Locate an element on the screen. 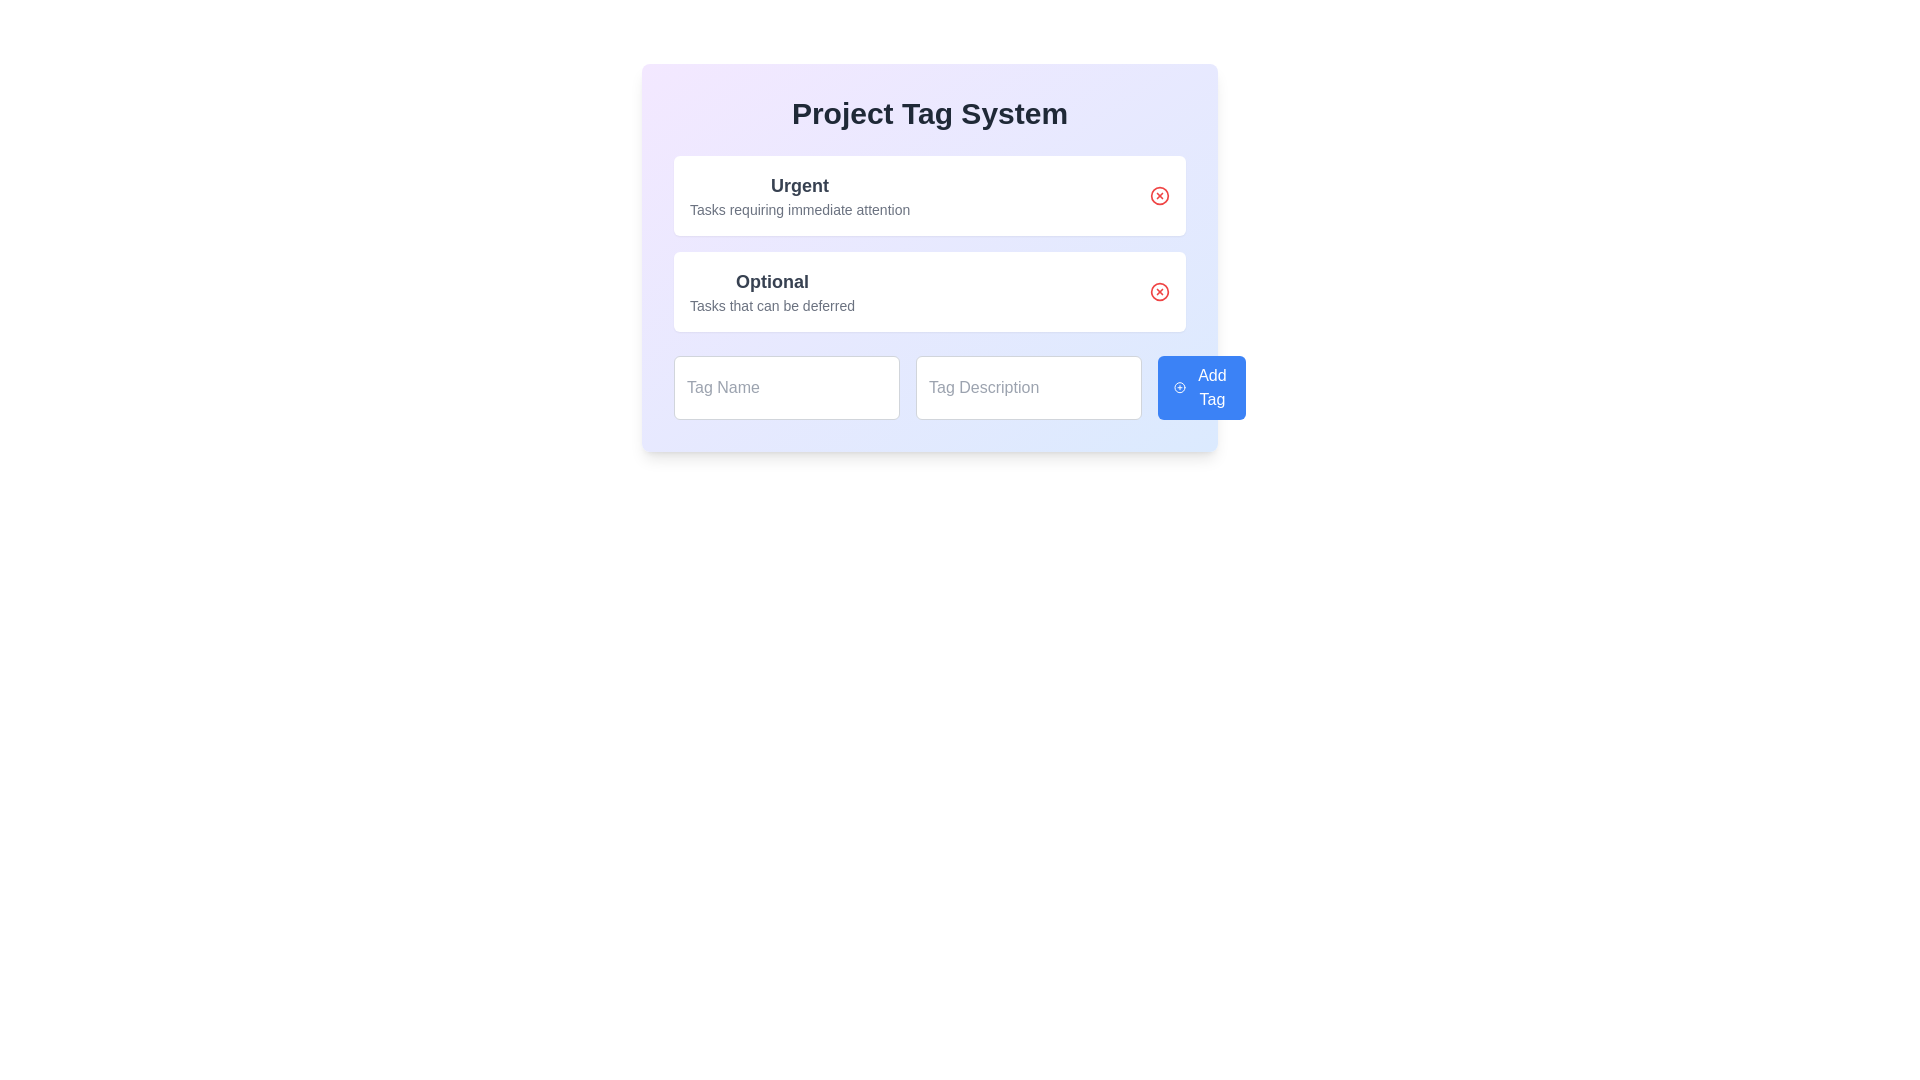  the text input field for entering a description for a tag to focus on it is located at coordinates (1028, 388).